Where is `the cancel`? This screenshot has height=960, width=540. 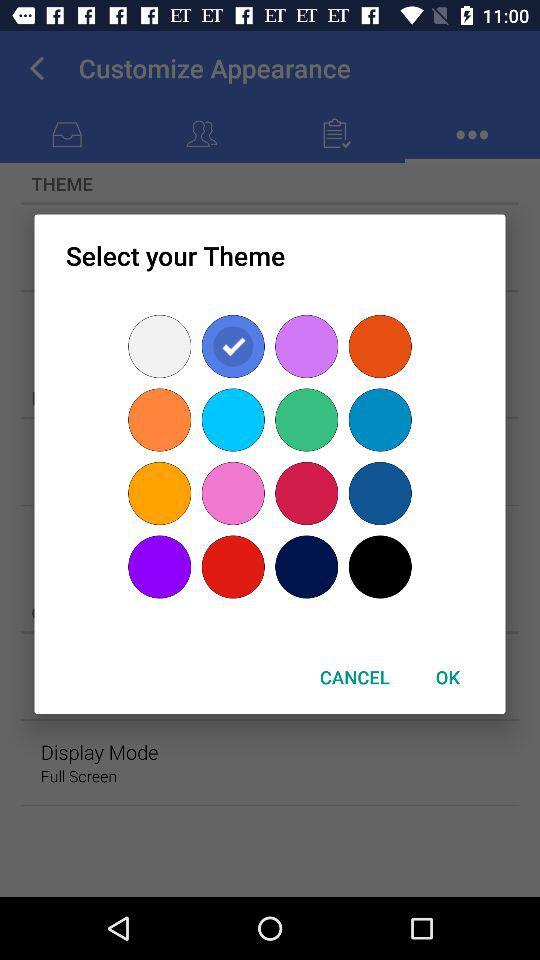 the cancel is located at coordinates (353, 677).